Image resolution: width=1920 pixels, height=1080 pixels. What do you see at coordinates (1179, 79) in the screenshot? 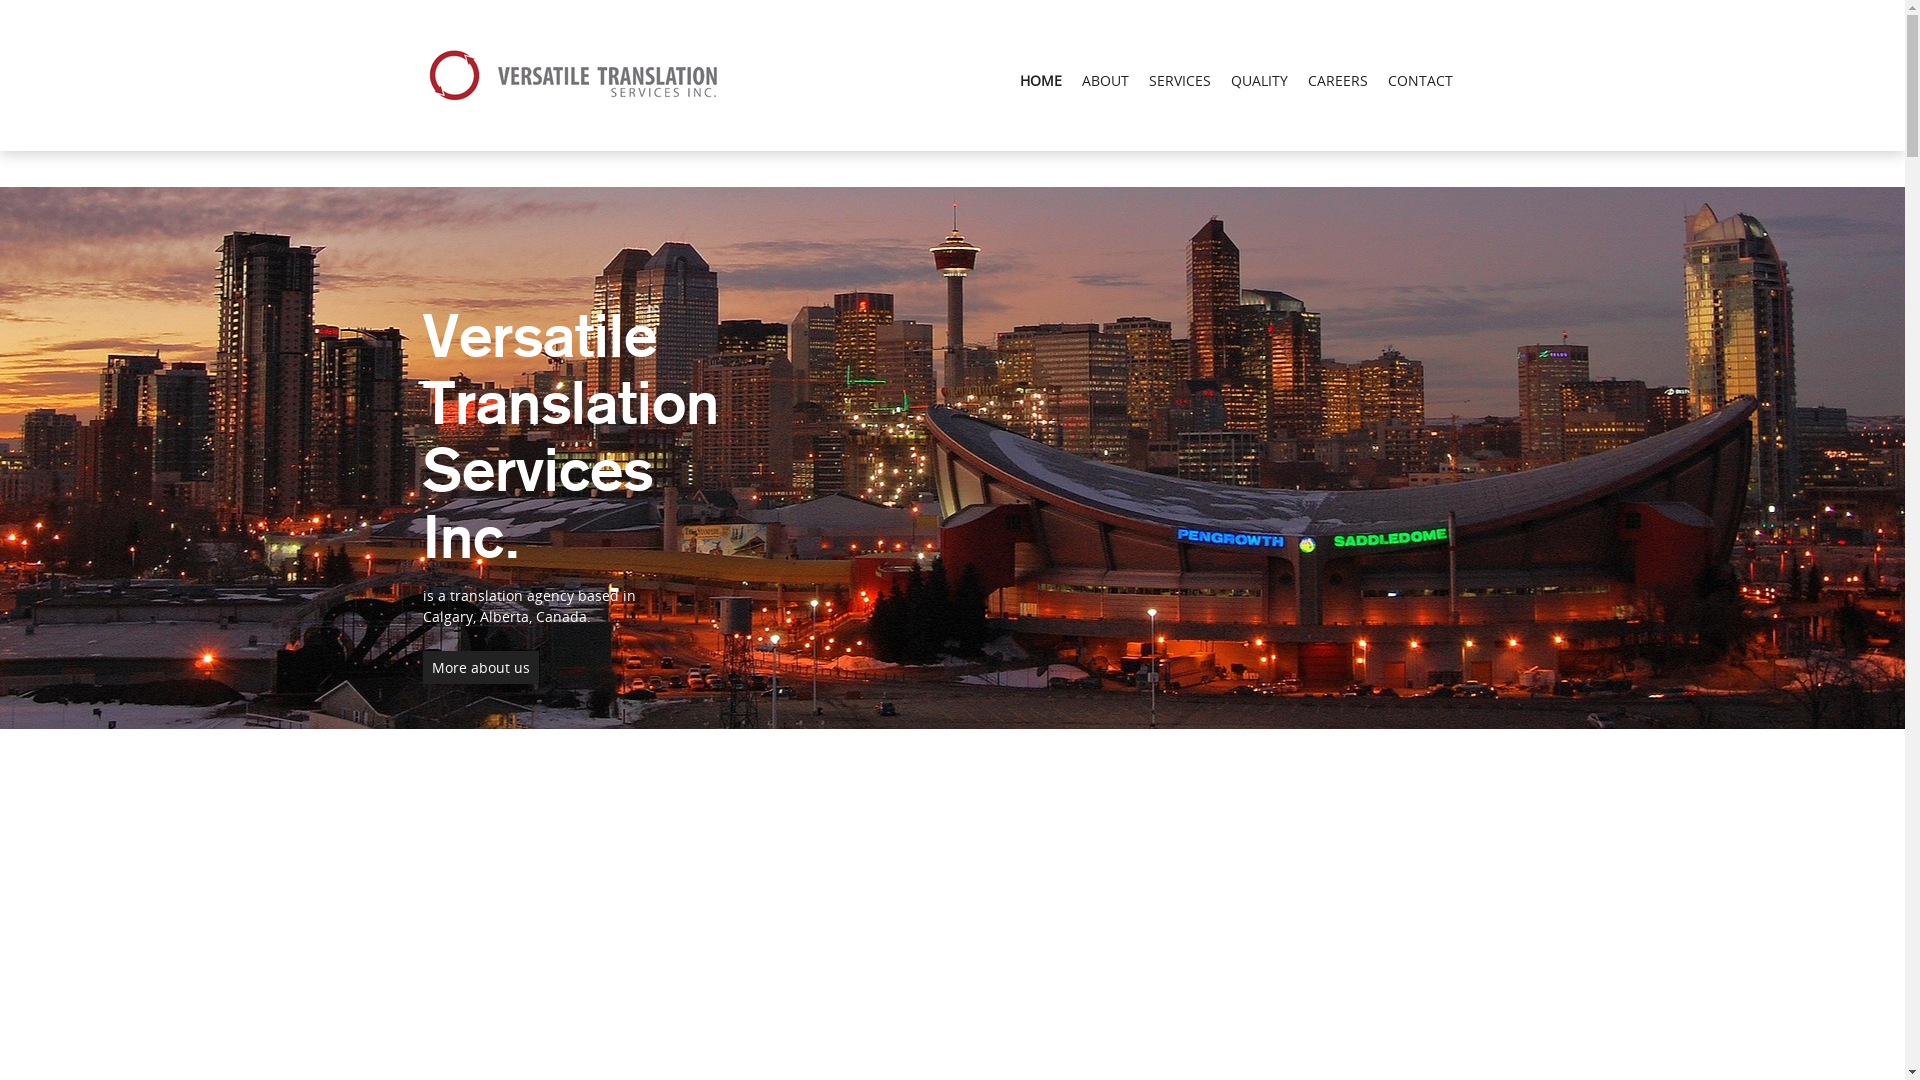
I see `'SERVICES'` at bounding box center [1179, 79].